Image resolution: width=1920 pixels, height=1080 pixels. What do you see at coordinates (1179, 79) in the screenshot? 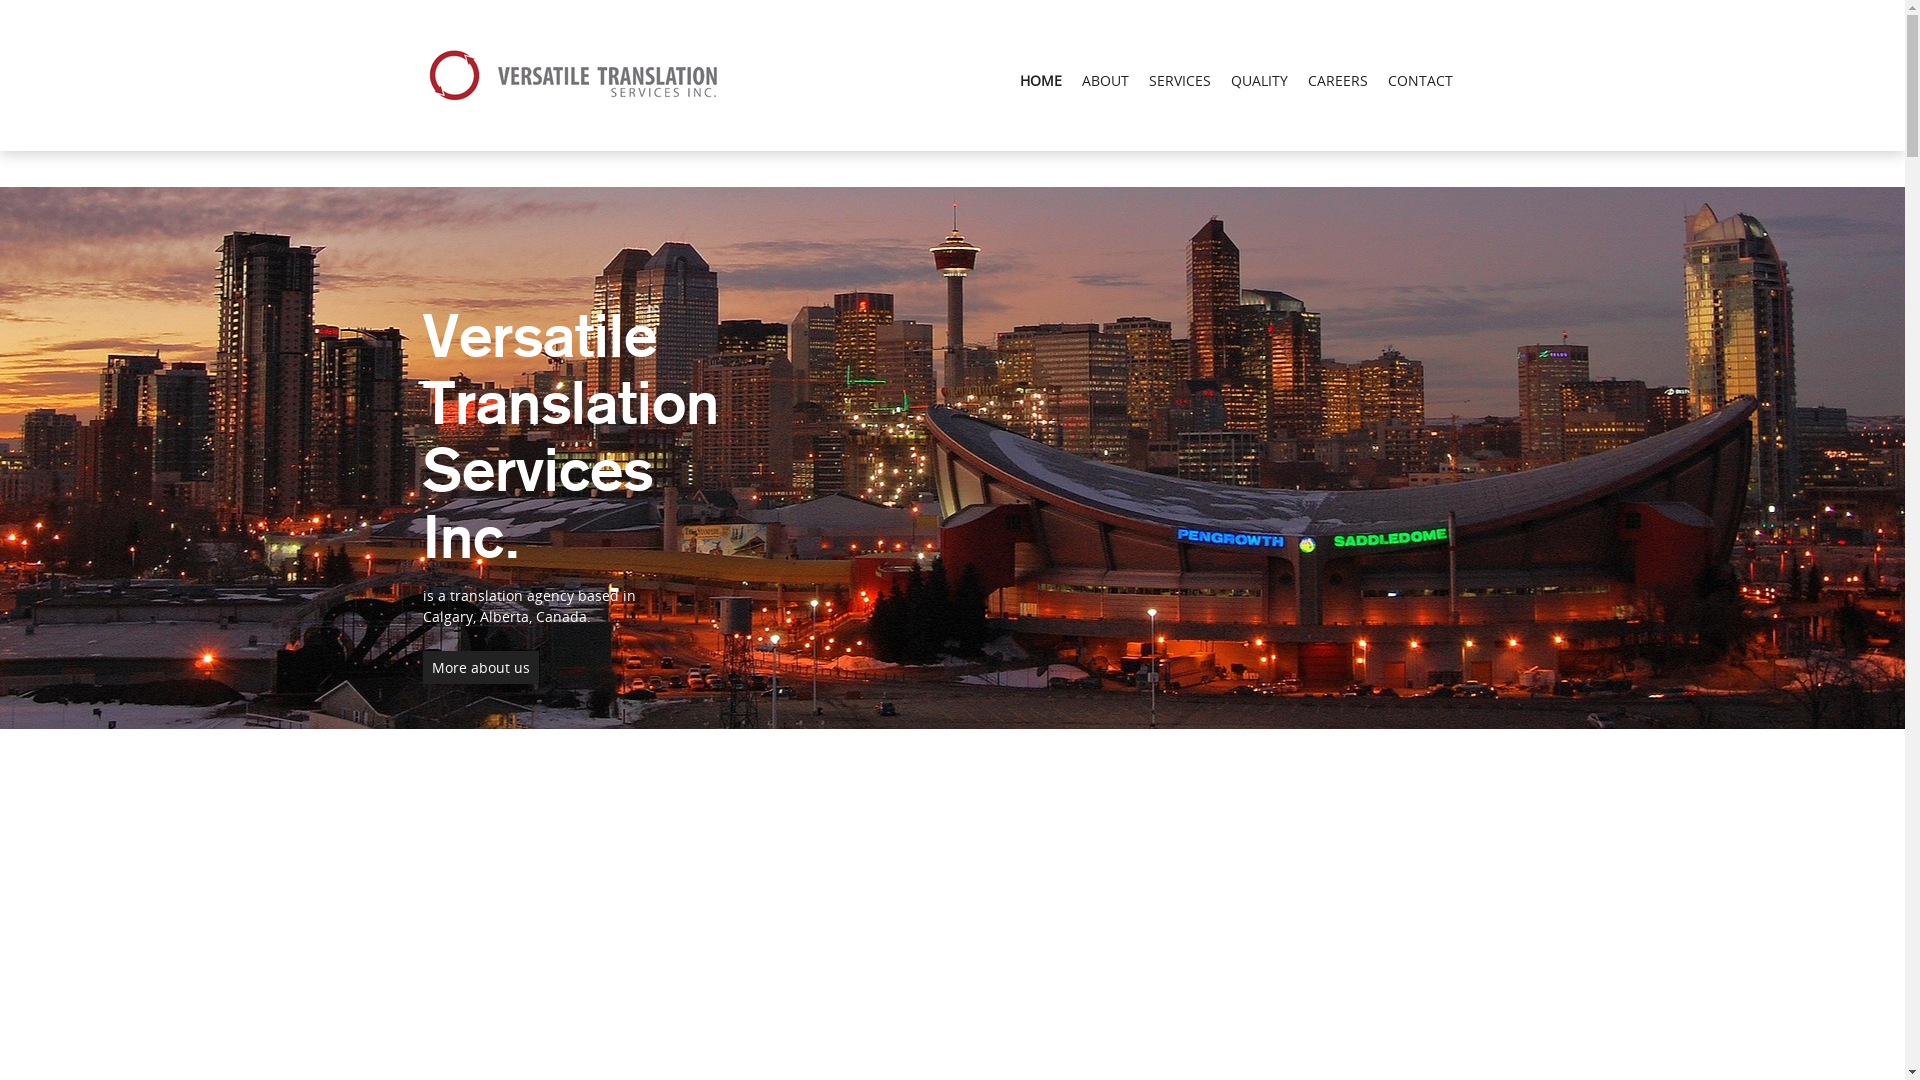
I see `'SERVICES'` at bounding box center [1179, 79].